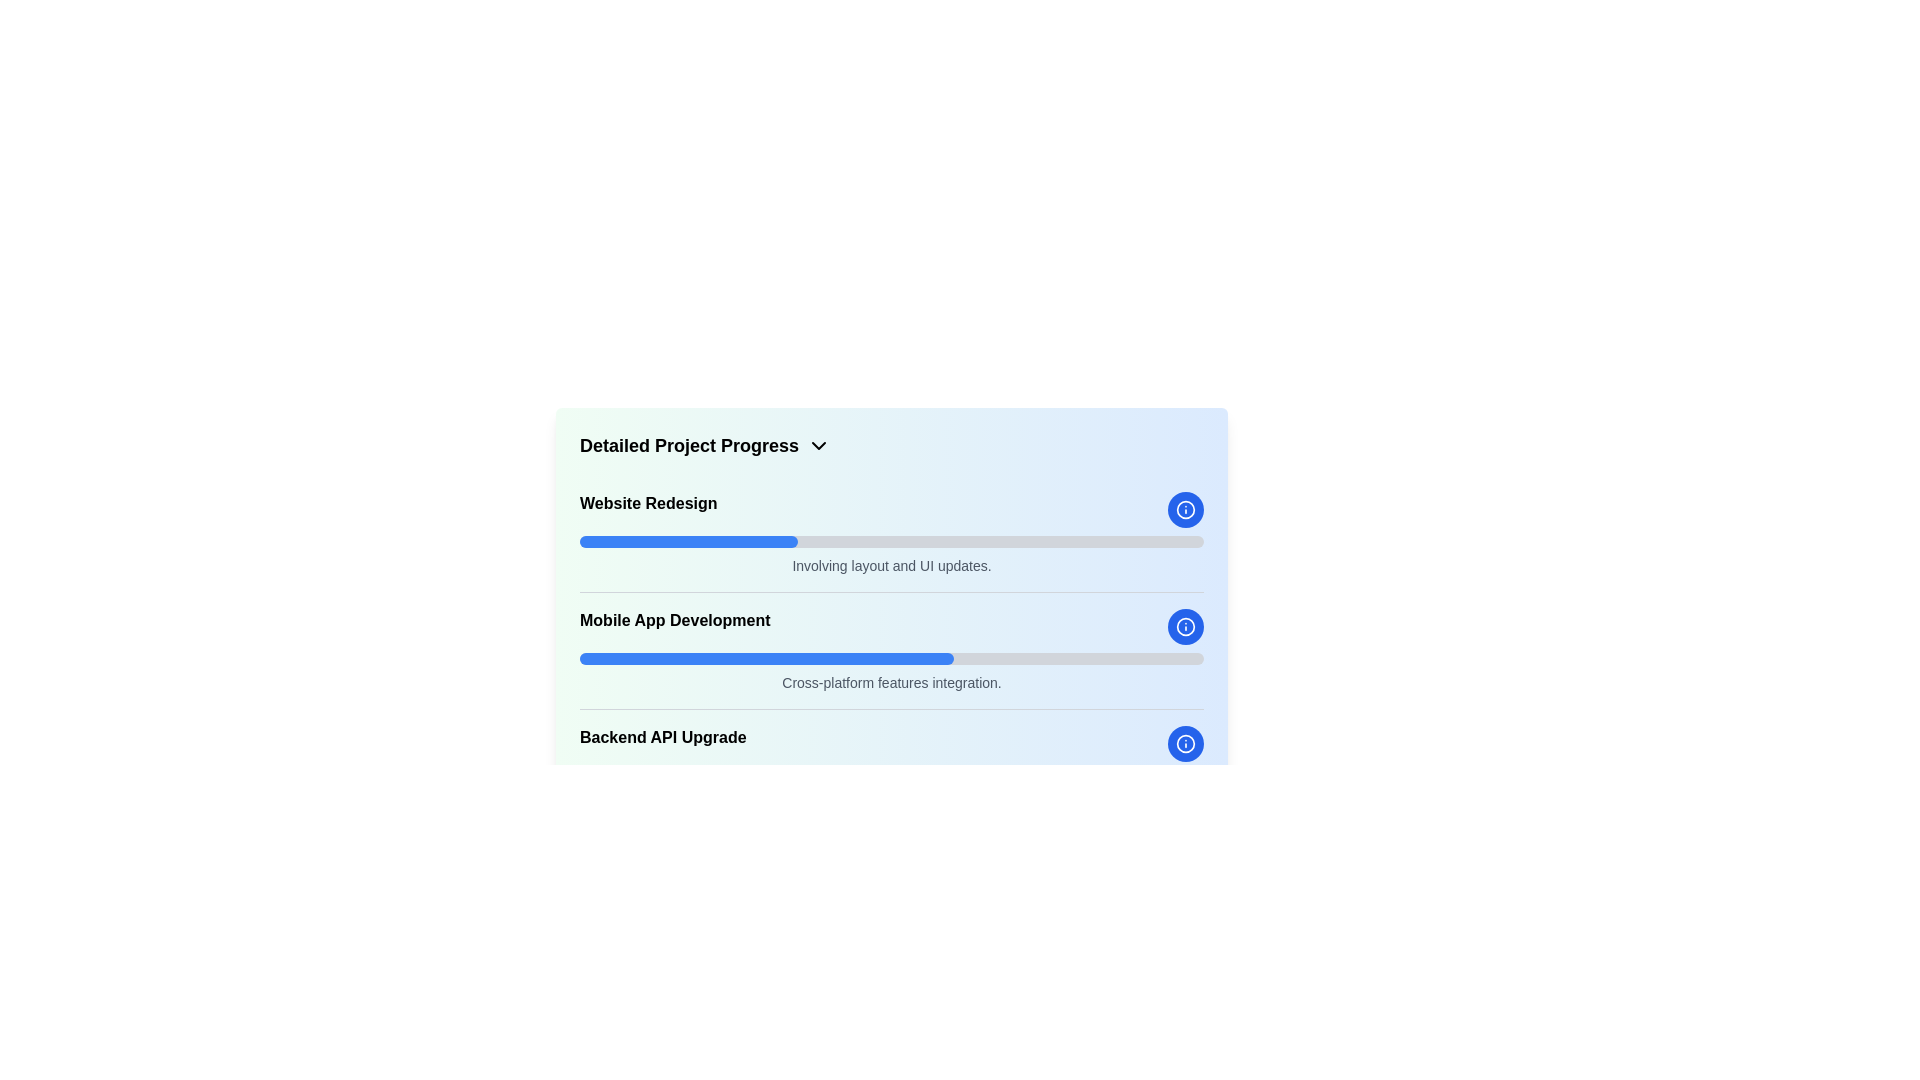 Image resolution: width=1920 pixels, height=1080 pixels. What do you see at coordinates (663, 744) in the screenshot?
I see `the Text Label that serves as a header for a project within the progress tracker, located below 'Mobile App Development'` at bounding box center [663, 744].